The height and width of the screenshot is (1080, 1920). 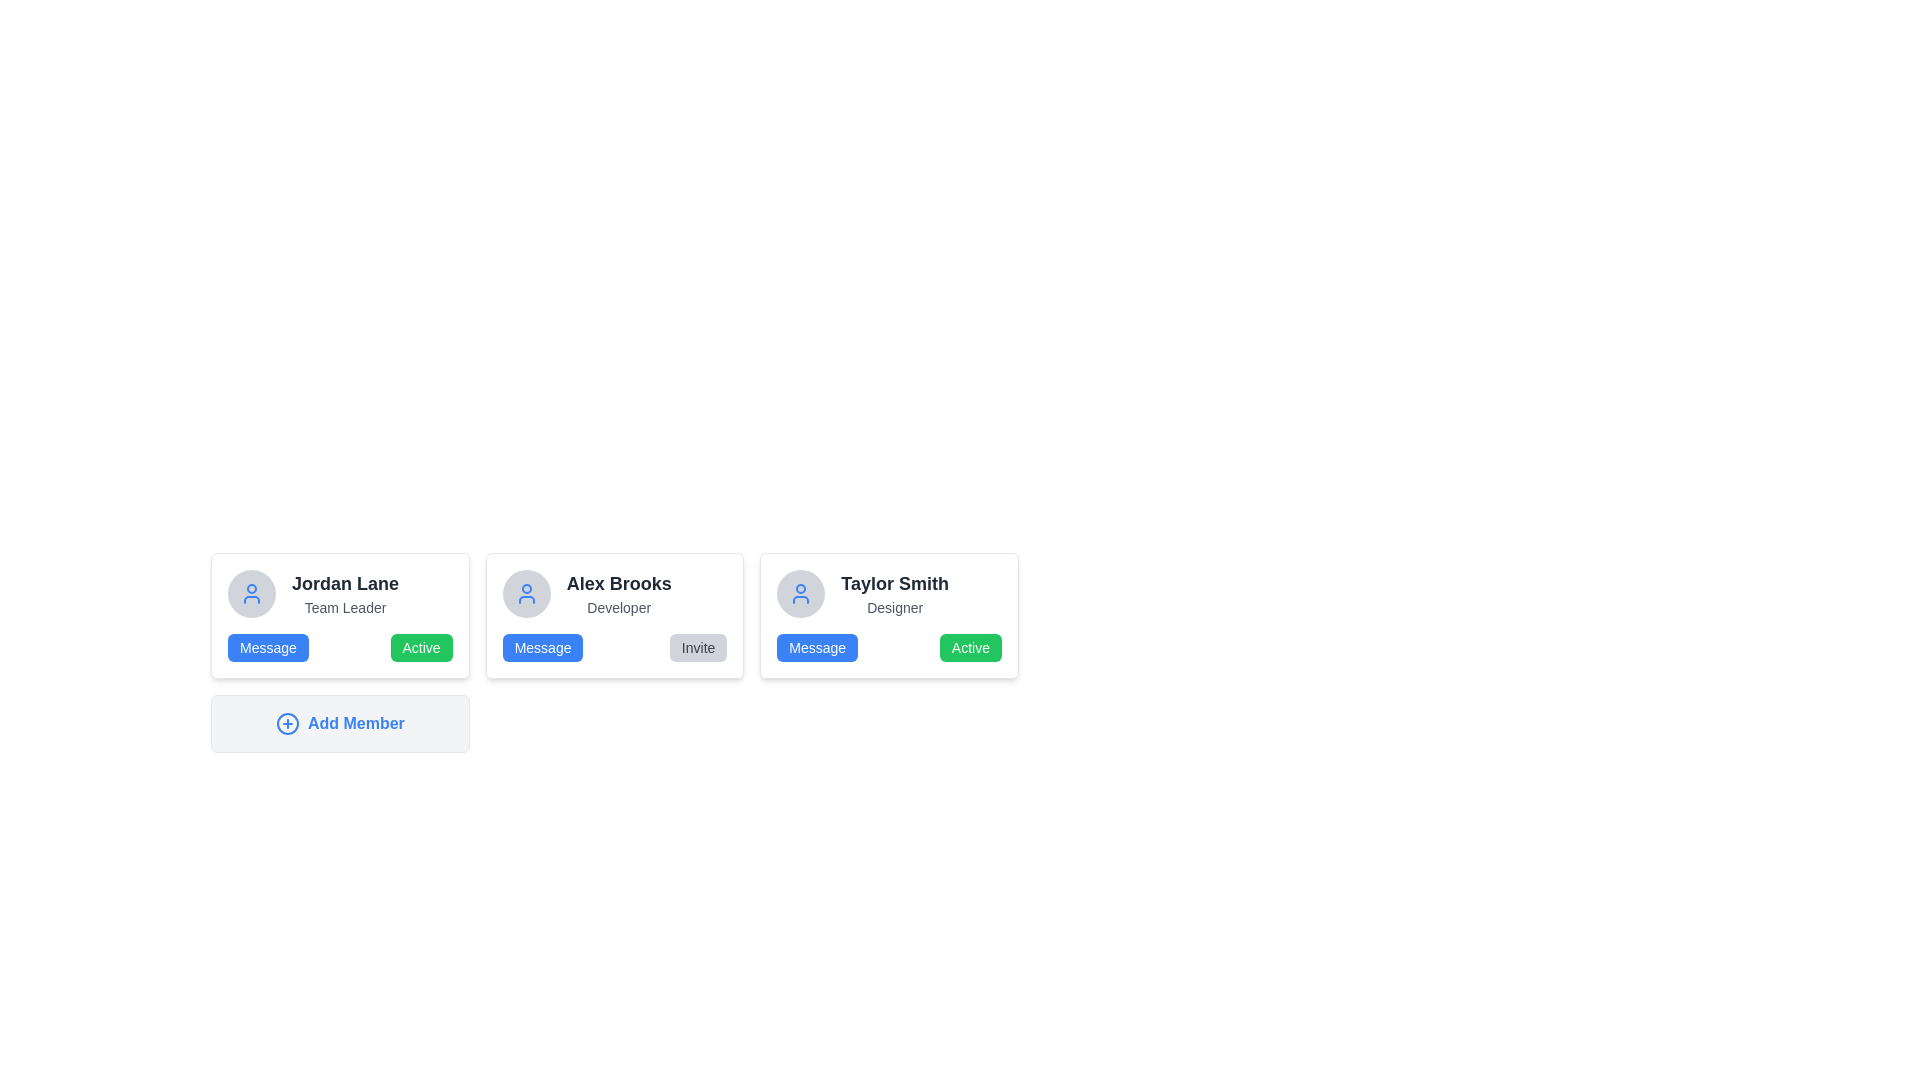 I want to click on the central profile display section, so click(x=613, y=593).